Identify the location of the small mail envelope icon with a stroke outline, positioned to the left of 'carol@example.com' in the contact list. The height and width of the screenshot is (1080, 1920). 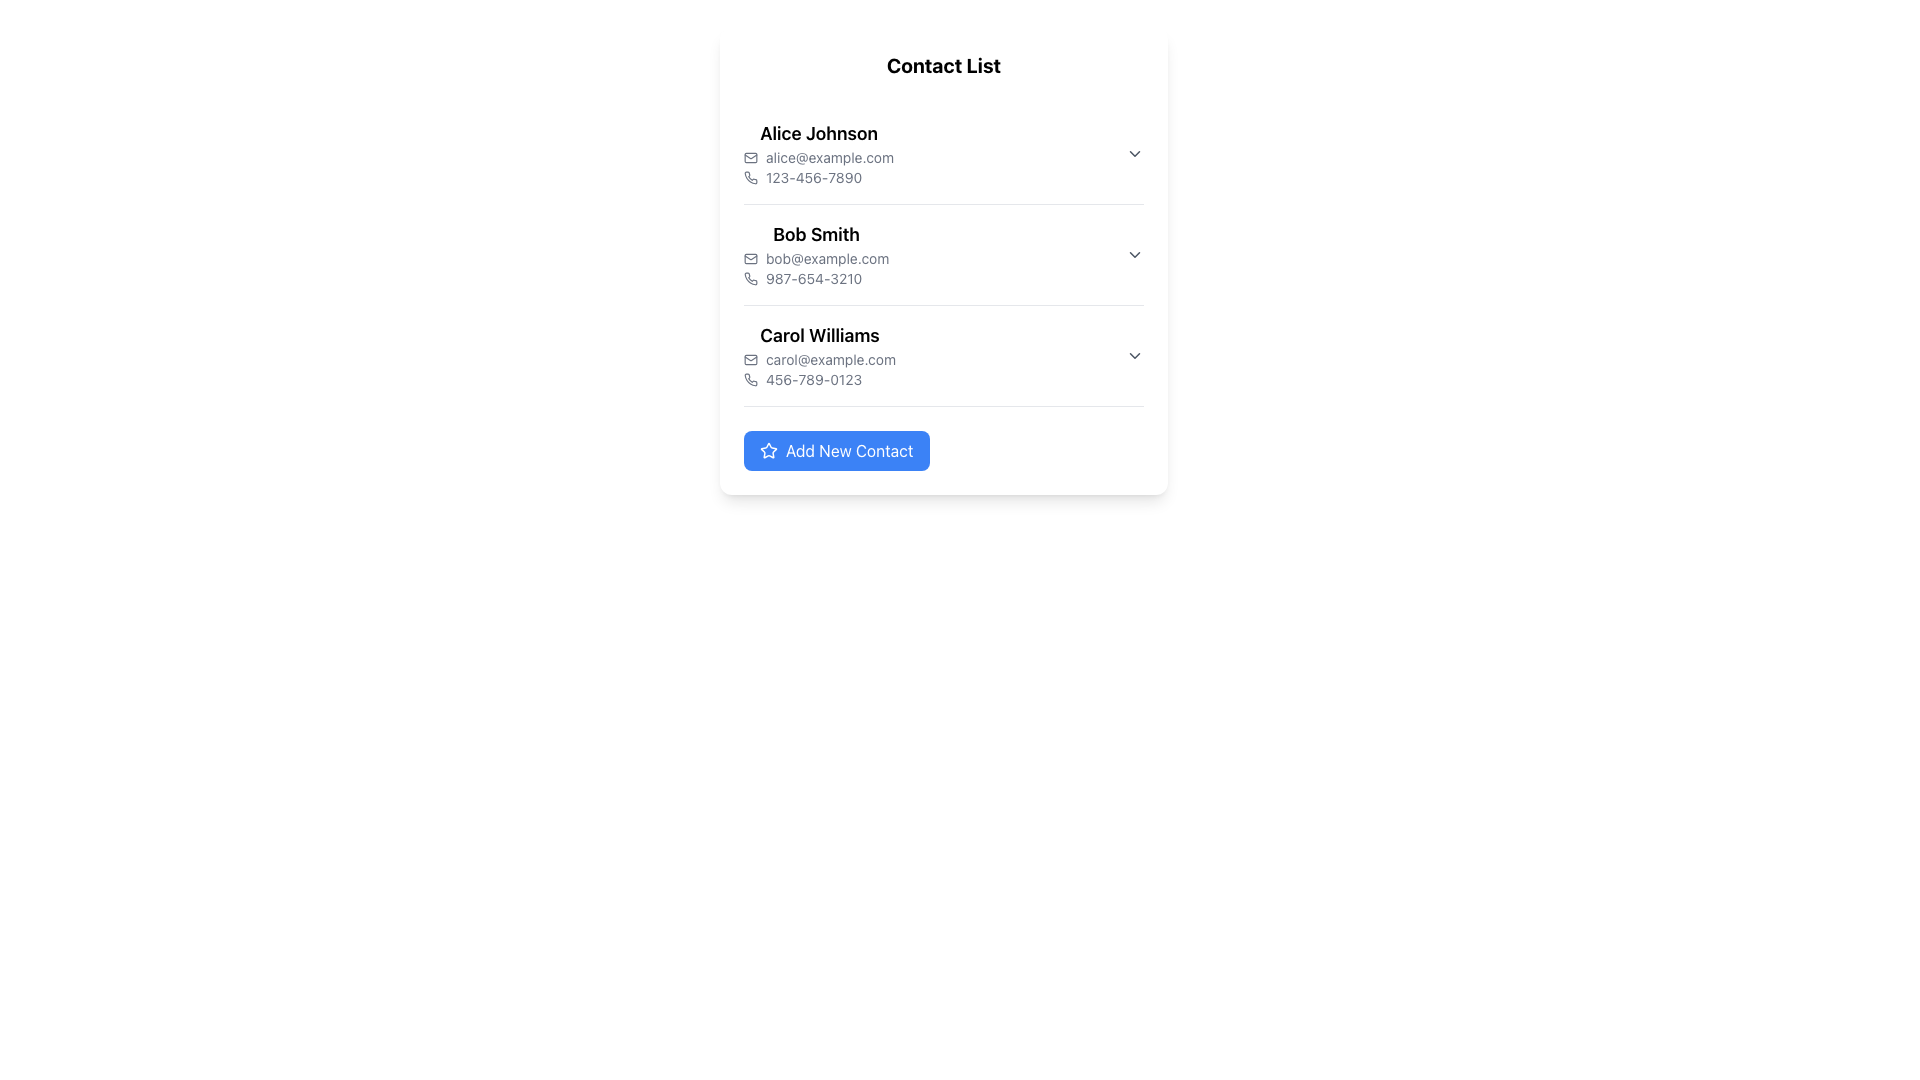
(749, 358).